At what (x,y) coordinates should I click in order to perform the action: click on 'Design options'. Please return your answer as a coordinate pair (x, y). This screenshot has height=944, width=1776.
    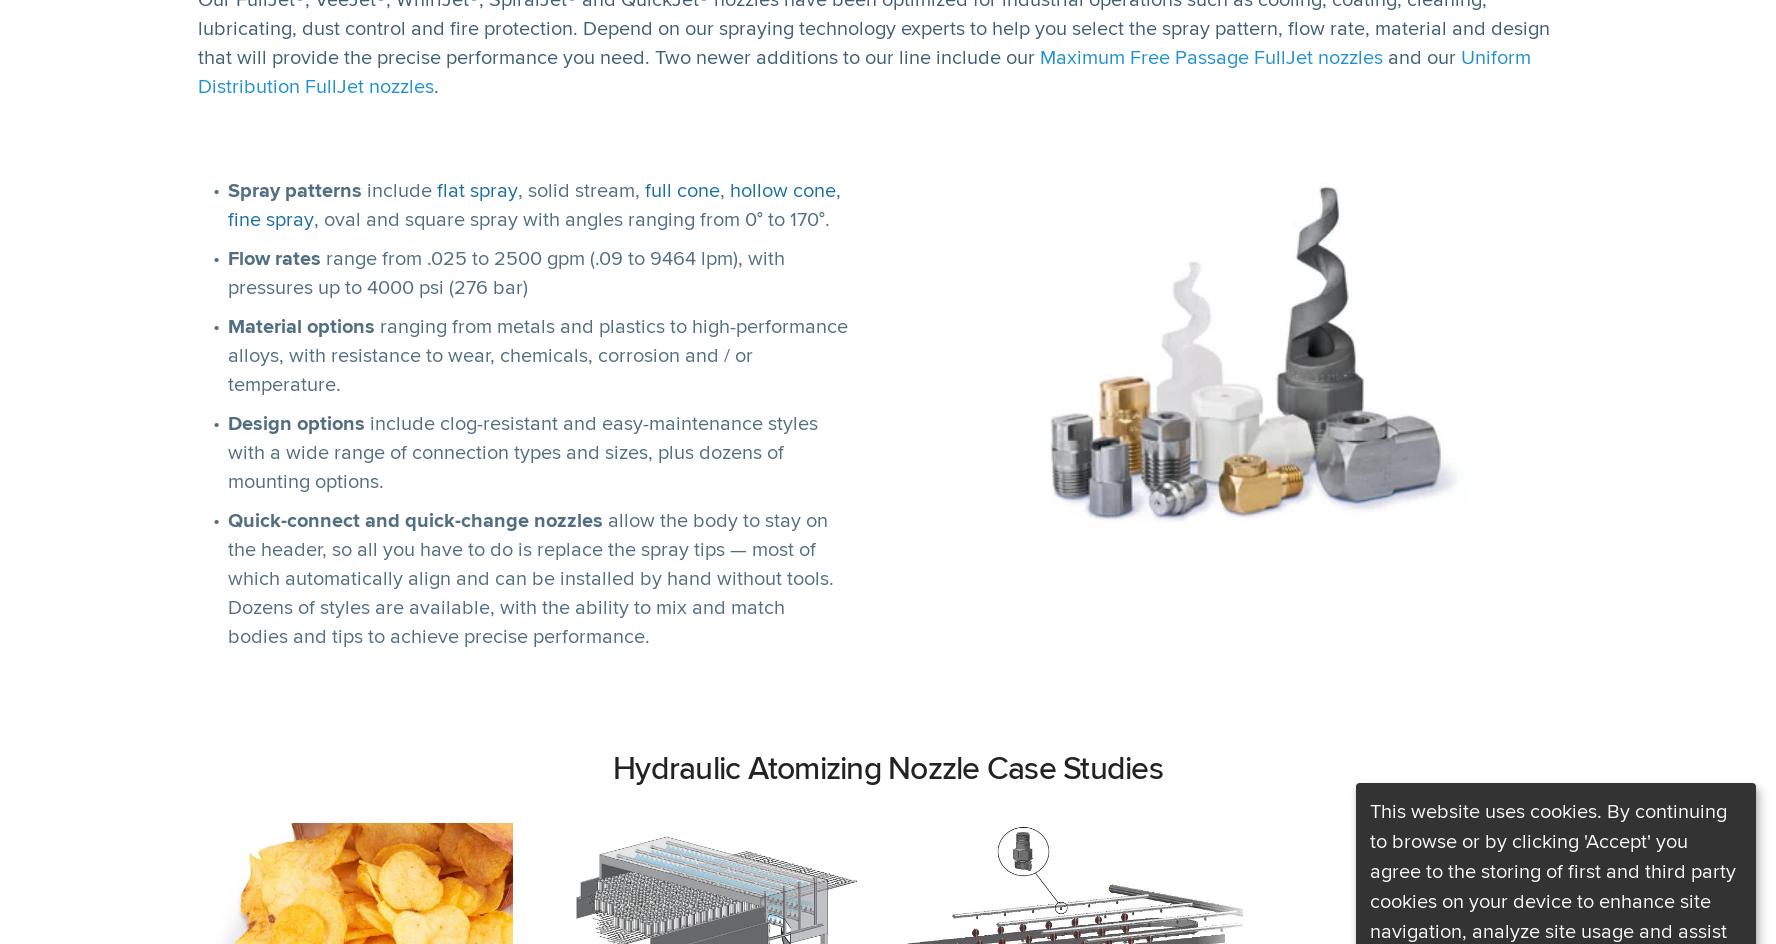
    Looking at the image, I should click on (296, 422).